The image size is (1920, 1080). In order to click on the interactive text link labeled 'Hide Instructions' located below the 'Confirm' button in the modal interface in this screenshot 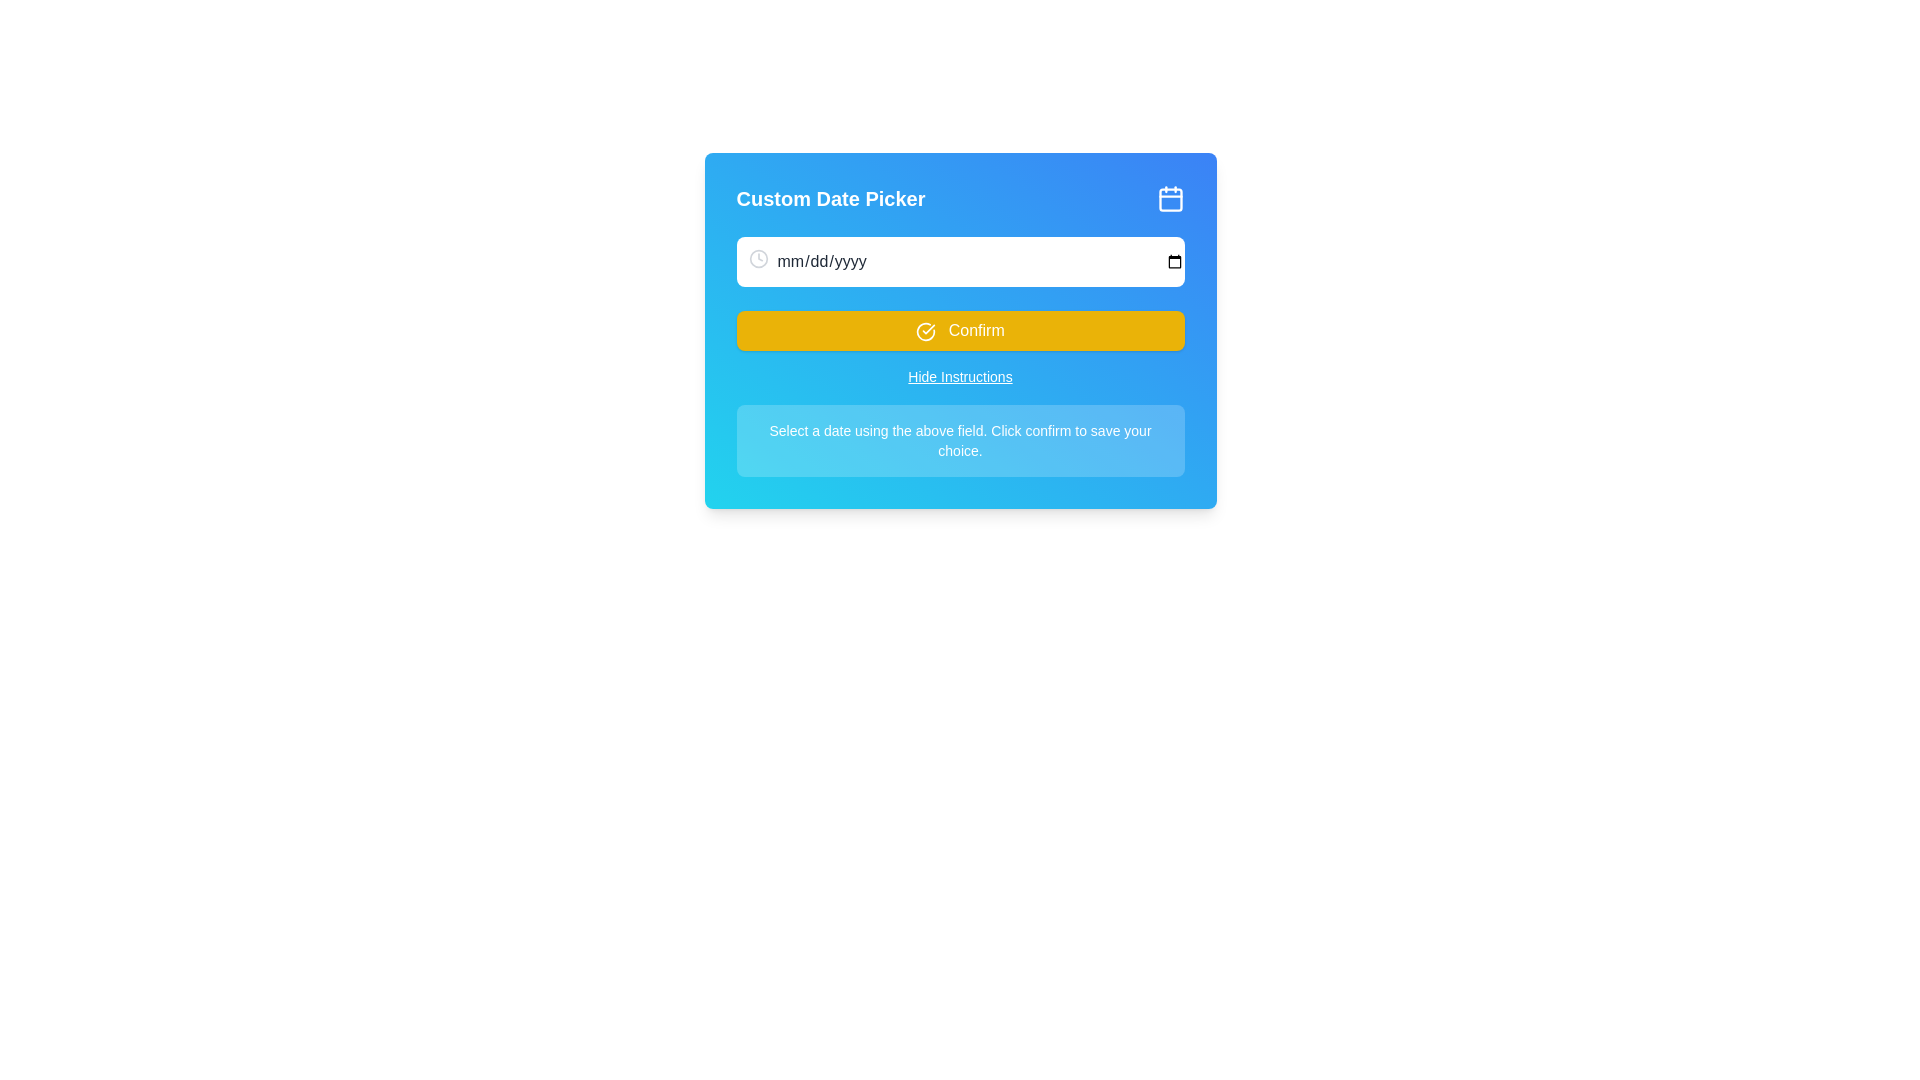, I will do `click(960, 377)`.